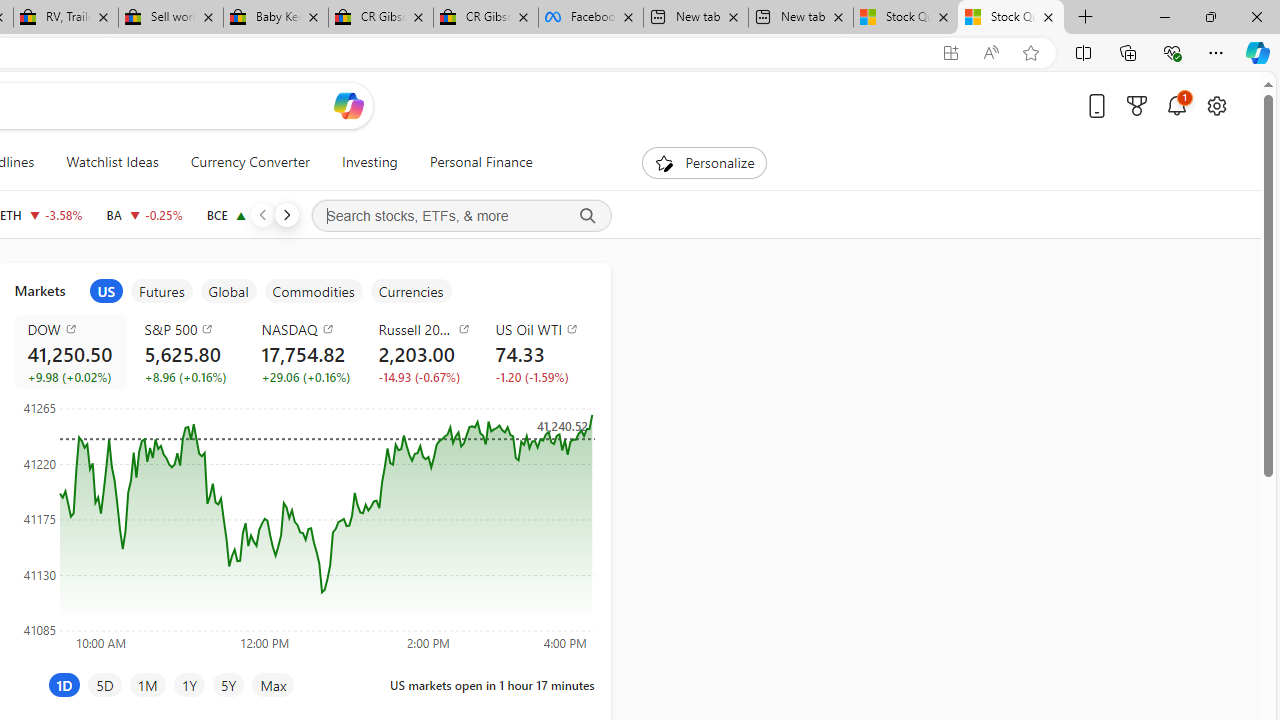  I want to click on 'Currencies', so click(409, 291).